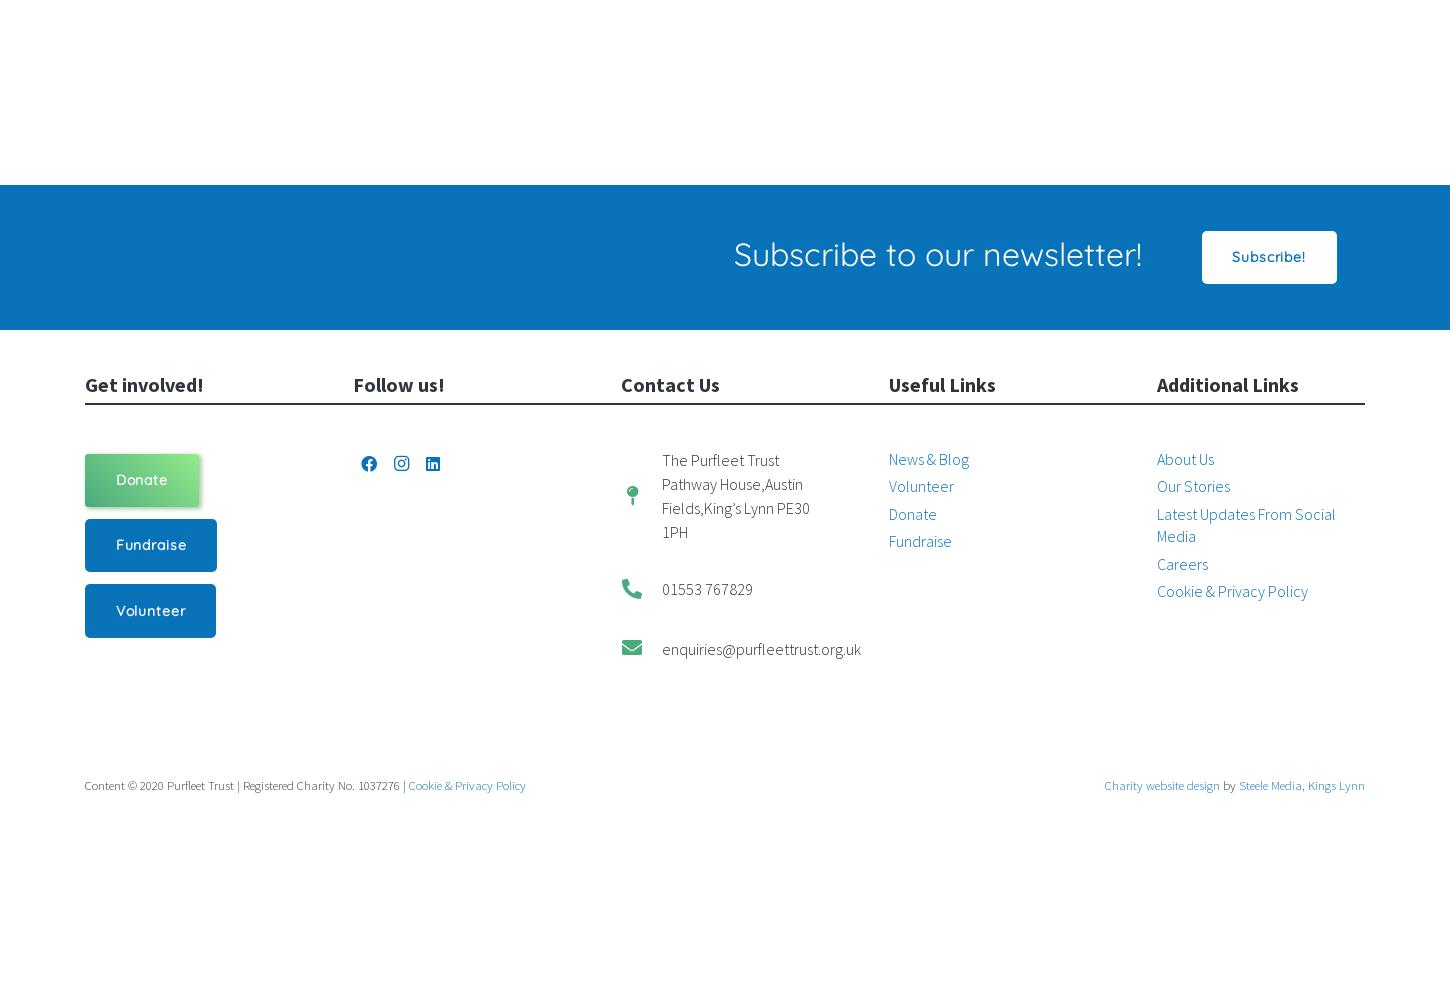 This screenshot has width=1450, height=1000. Describe the element at coordinates (935, 253) in the screenshot. I see `'Subscribe to our newsletter!'` at that location.